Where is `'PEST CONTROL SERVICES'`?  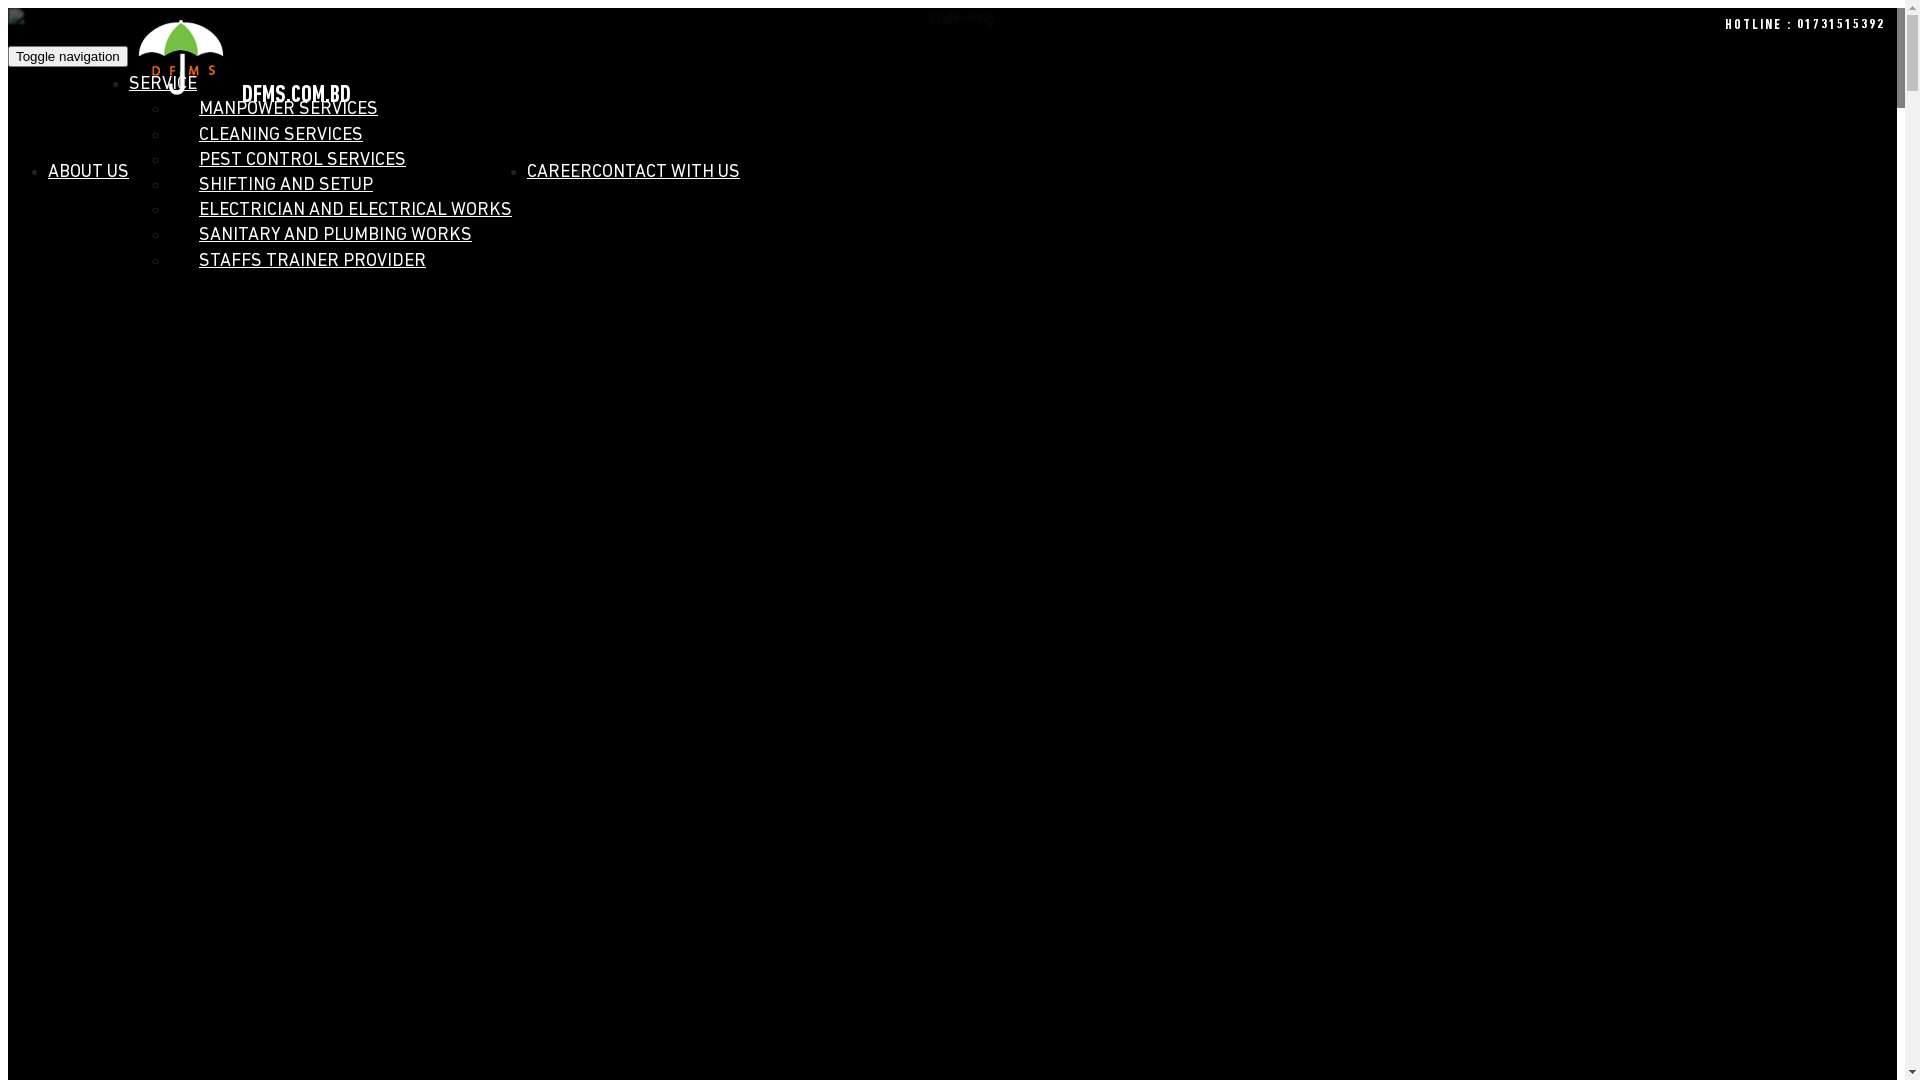 'PEST CONTROL SERVICES' is located at coordinates (293, 159).